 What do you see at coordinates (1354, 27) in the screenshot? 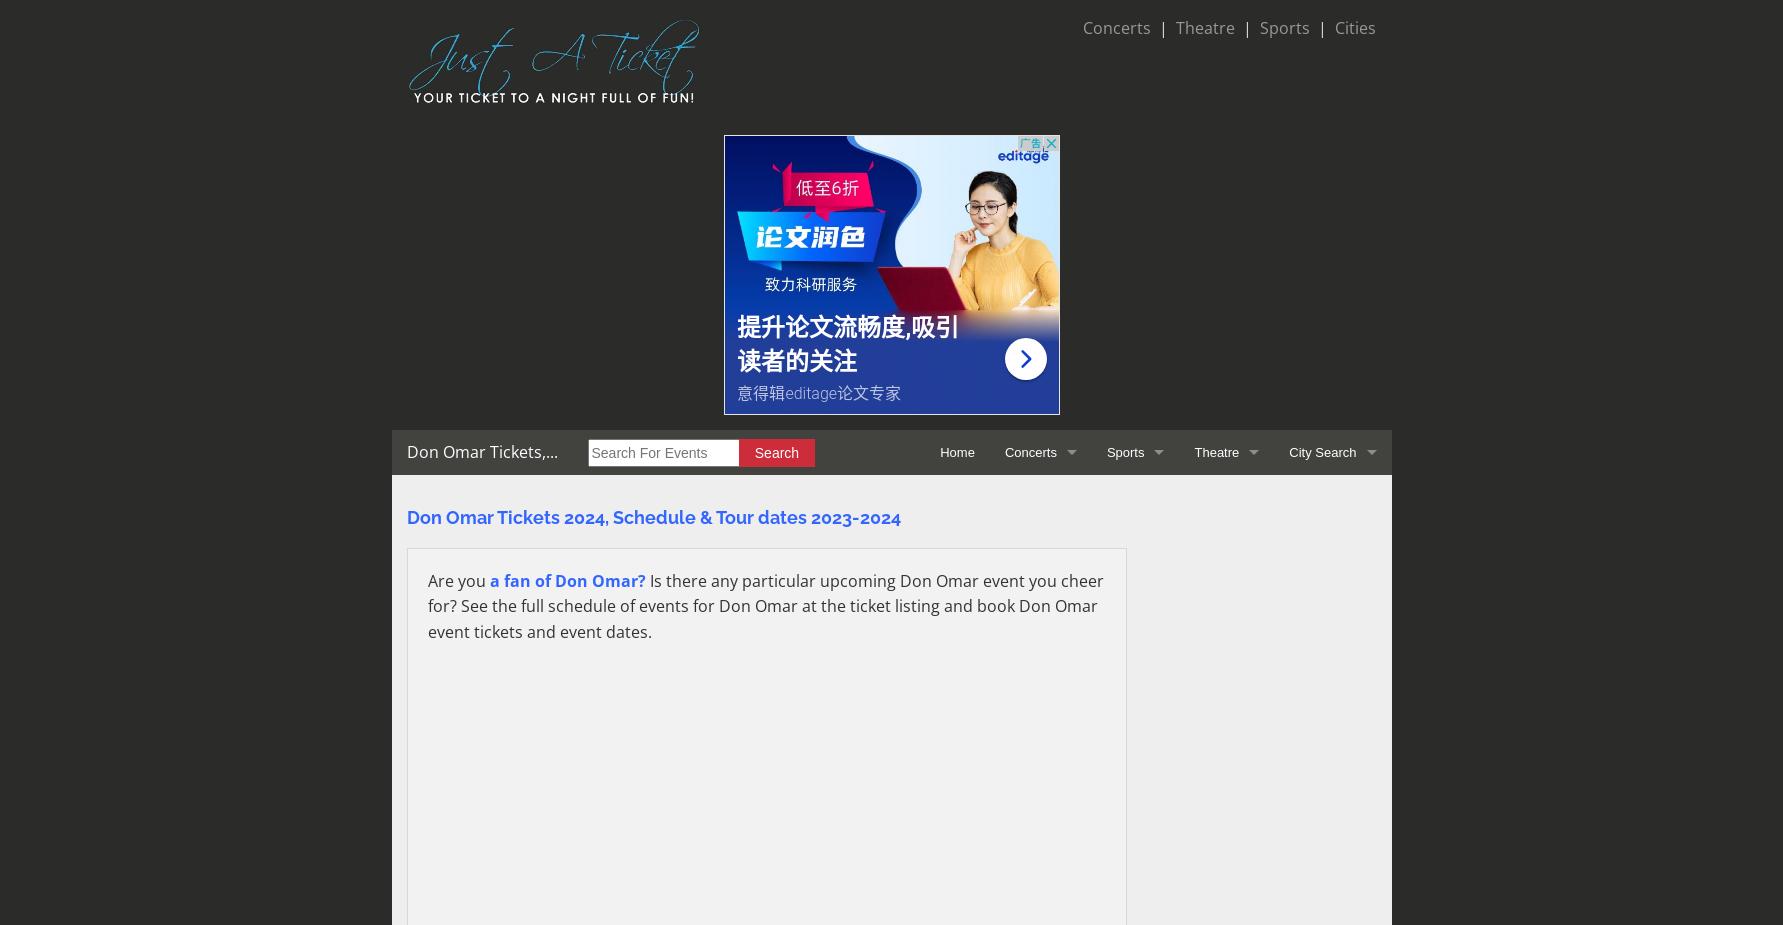
I see `'Cities'` at bounding box center [1354, 27].